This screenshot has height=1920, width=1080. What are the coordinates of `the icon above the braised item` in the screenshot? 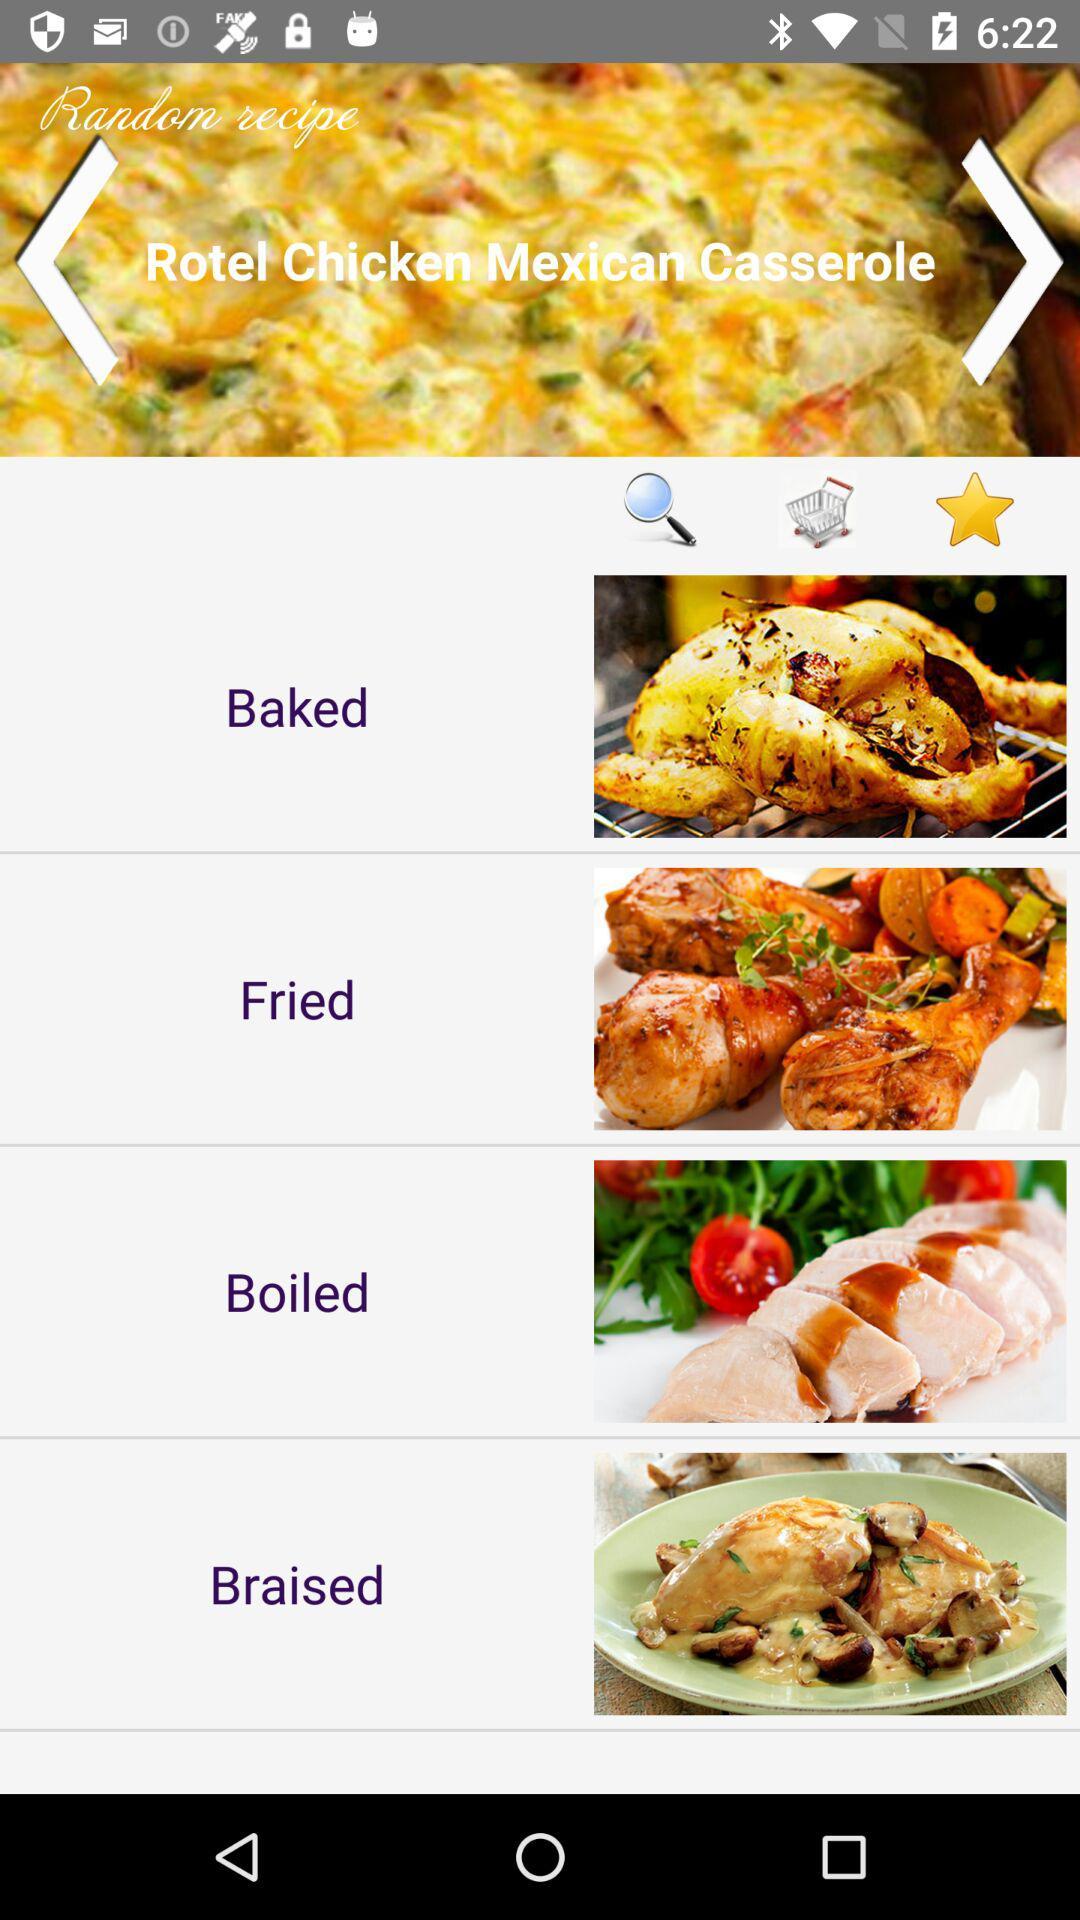 It's located at (297, 1291).